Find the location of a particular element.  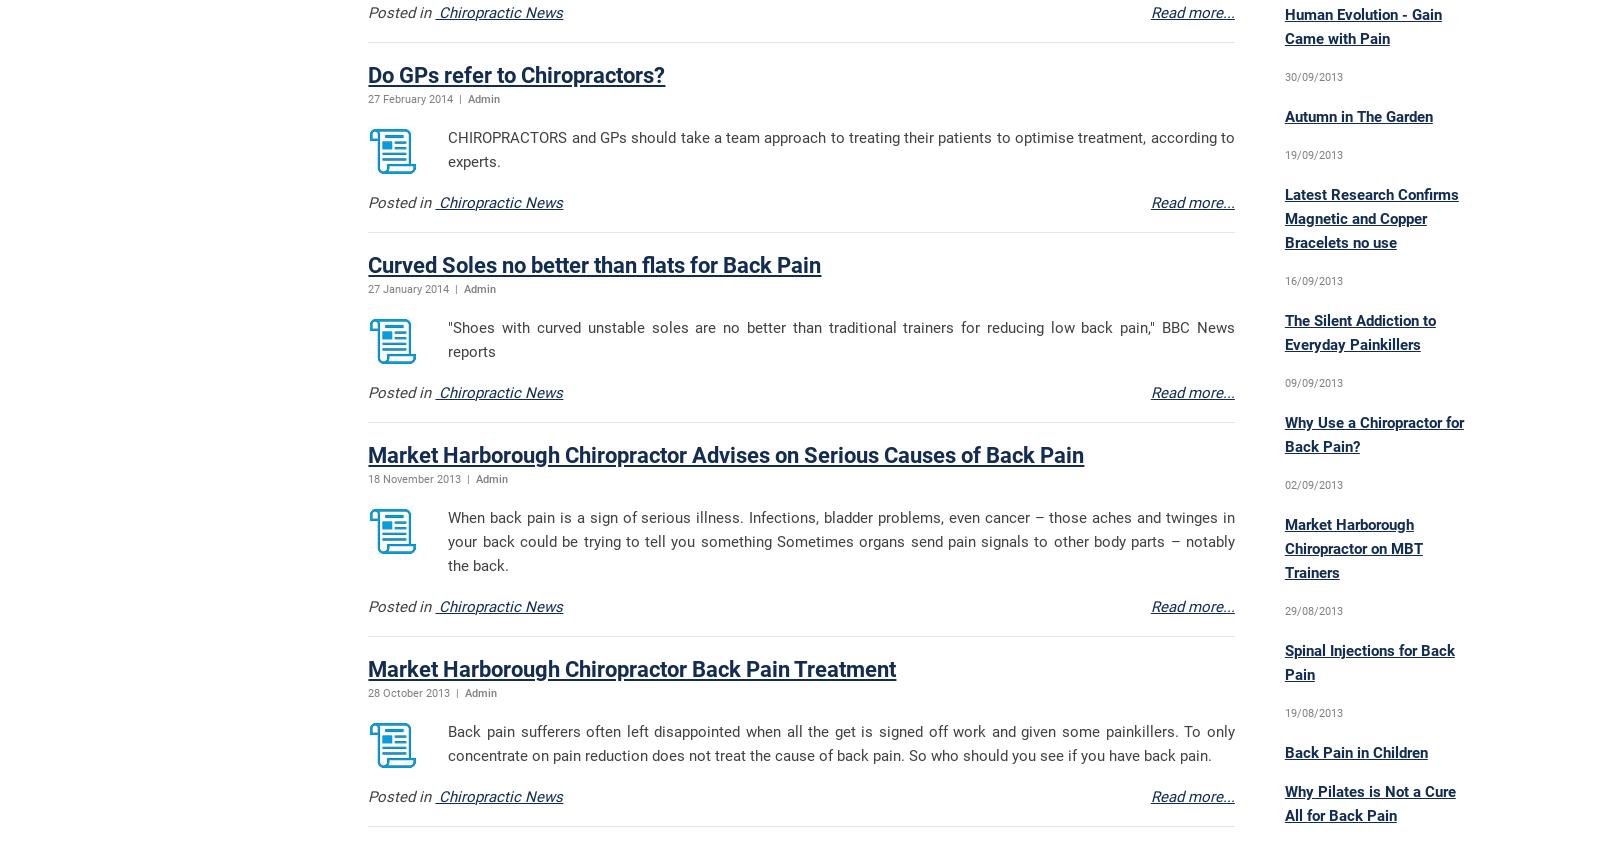

'18 November 2013  |' is located at coordinates (420, 477).